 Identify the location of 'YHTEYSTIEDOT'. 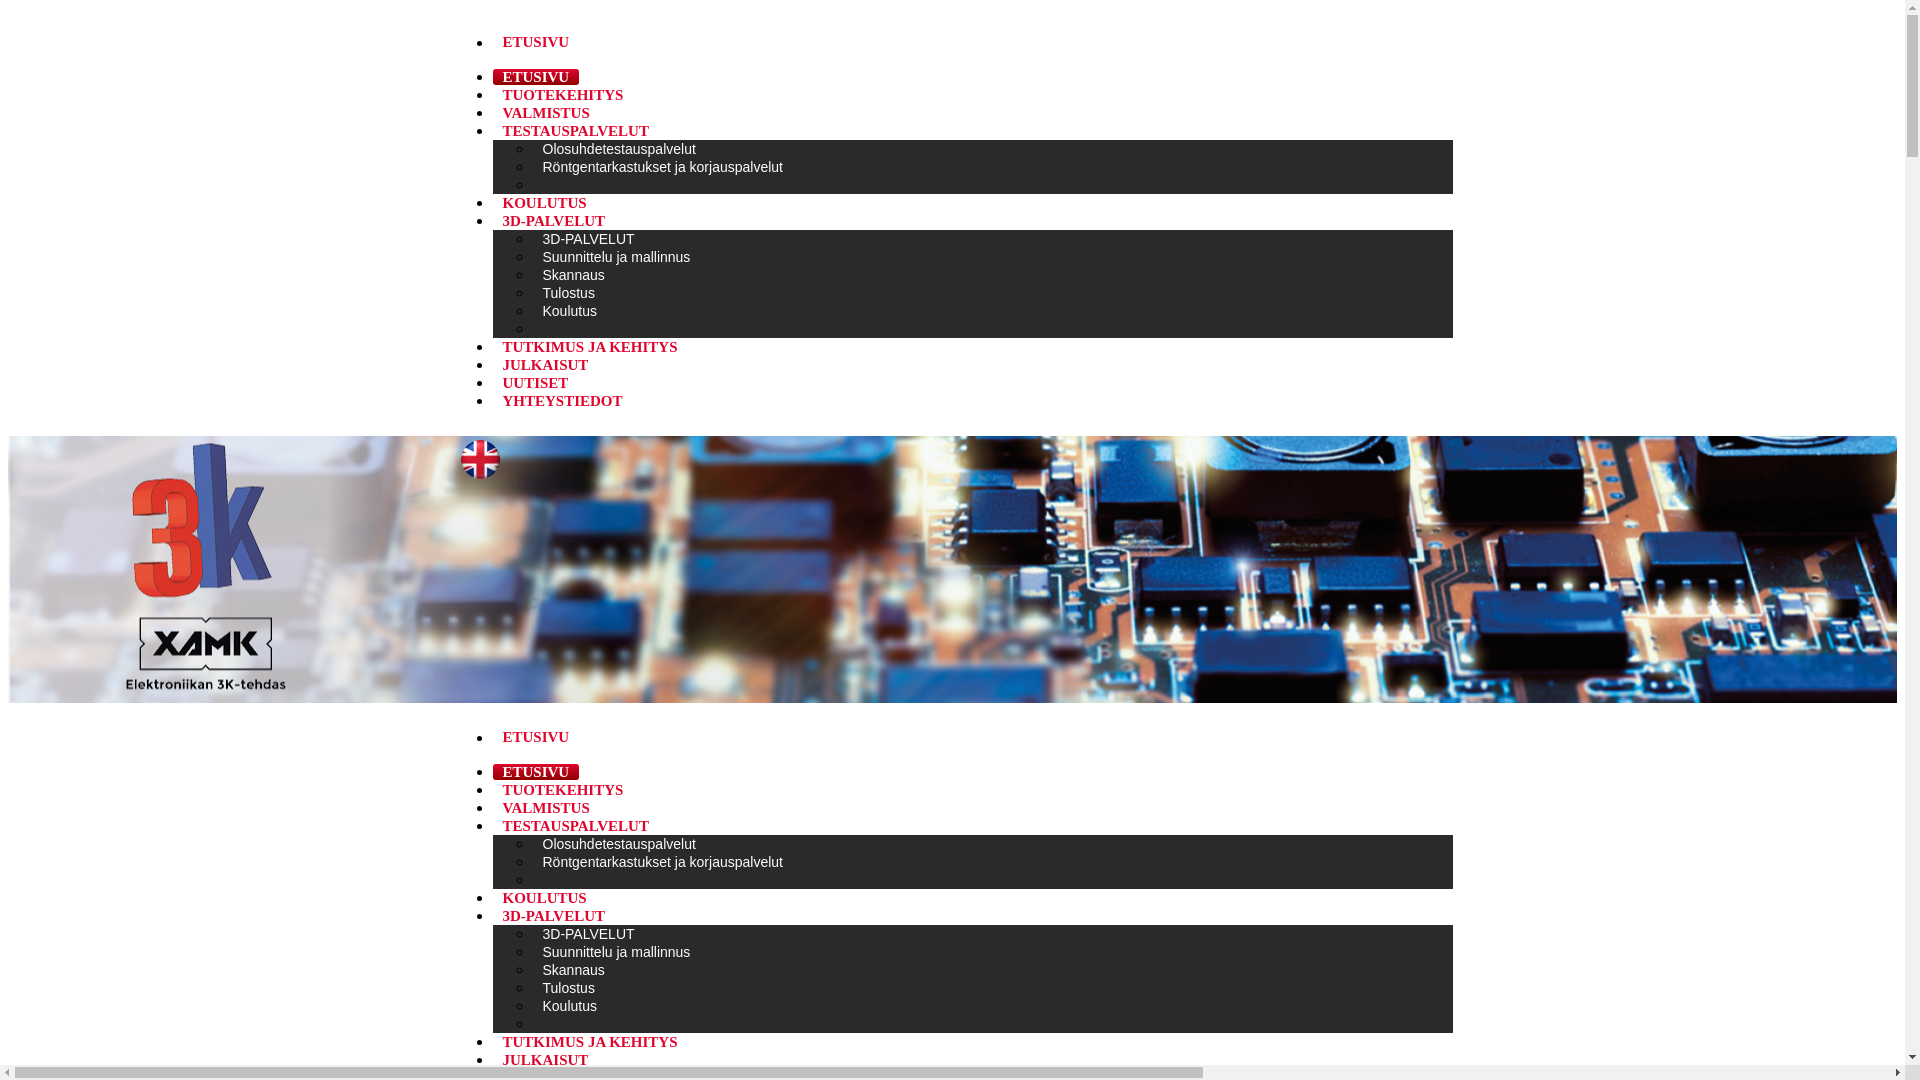
(560, 401).